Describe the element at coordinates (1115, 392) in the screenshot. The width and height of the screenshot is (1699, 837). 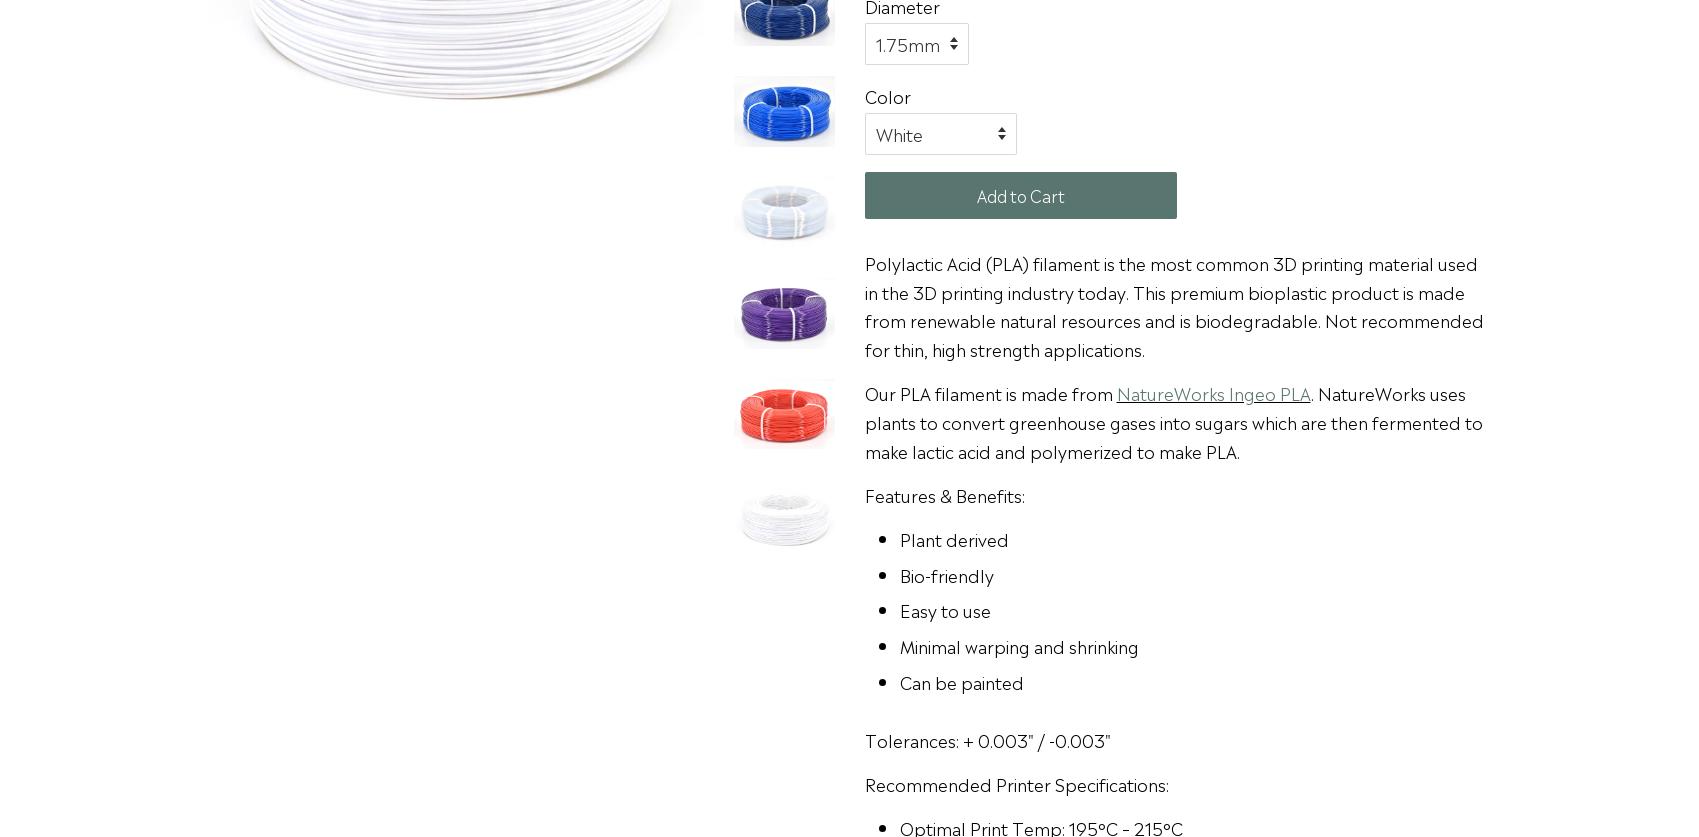
I see `'NatureWorks Ingeo PLA'` at that location.